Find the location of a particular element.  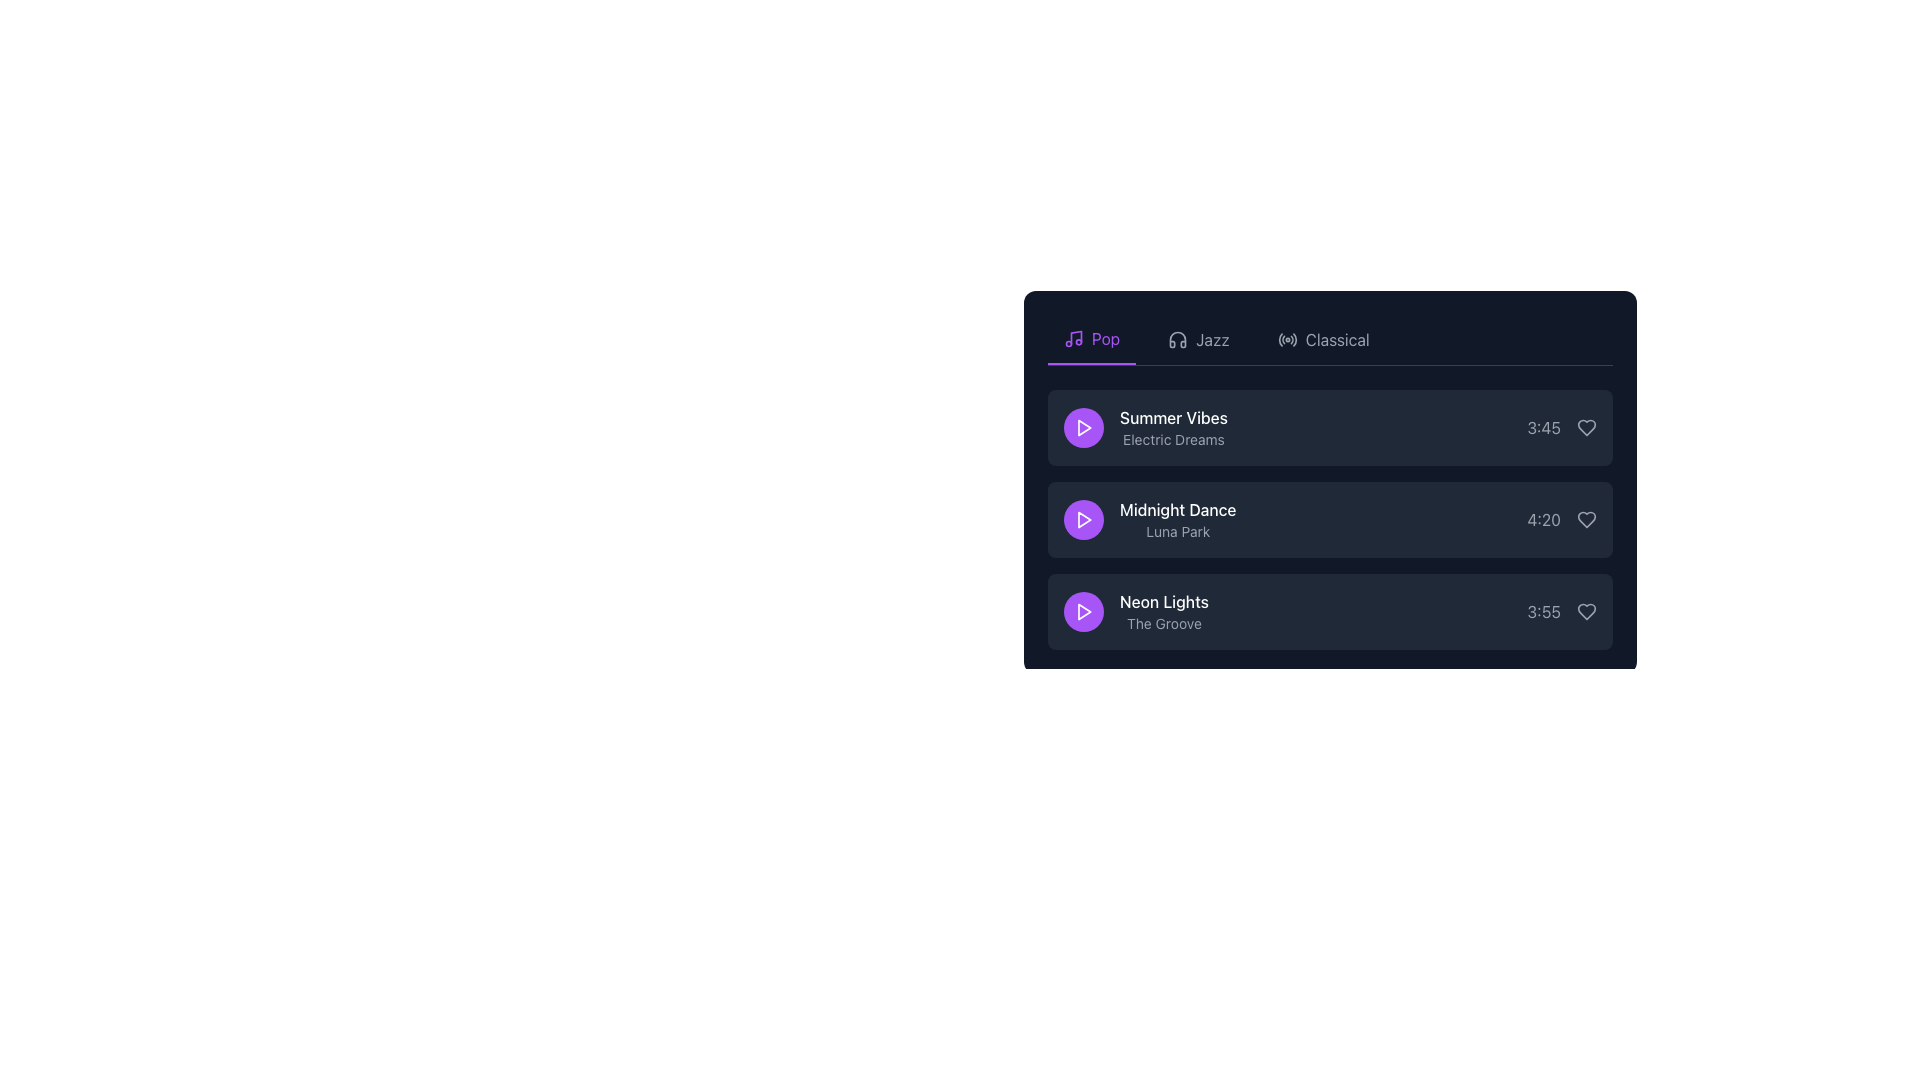

the static text display showing the duration '3:45' in light gray color, which is part of the list item for the track 'Summer Vibes' is located at coordinates (1561, 427).